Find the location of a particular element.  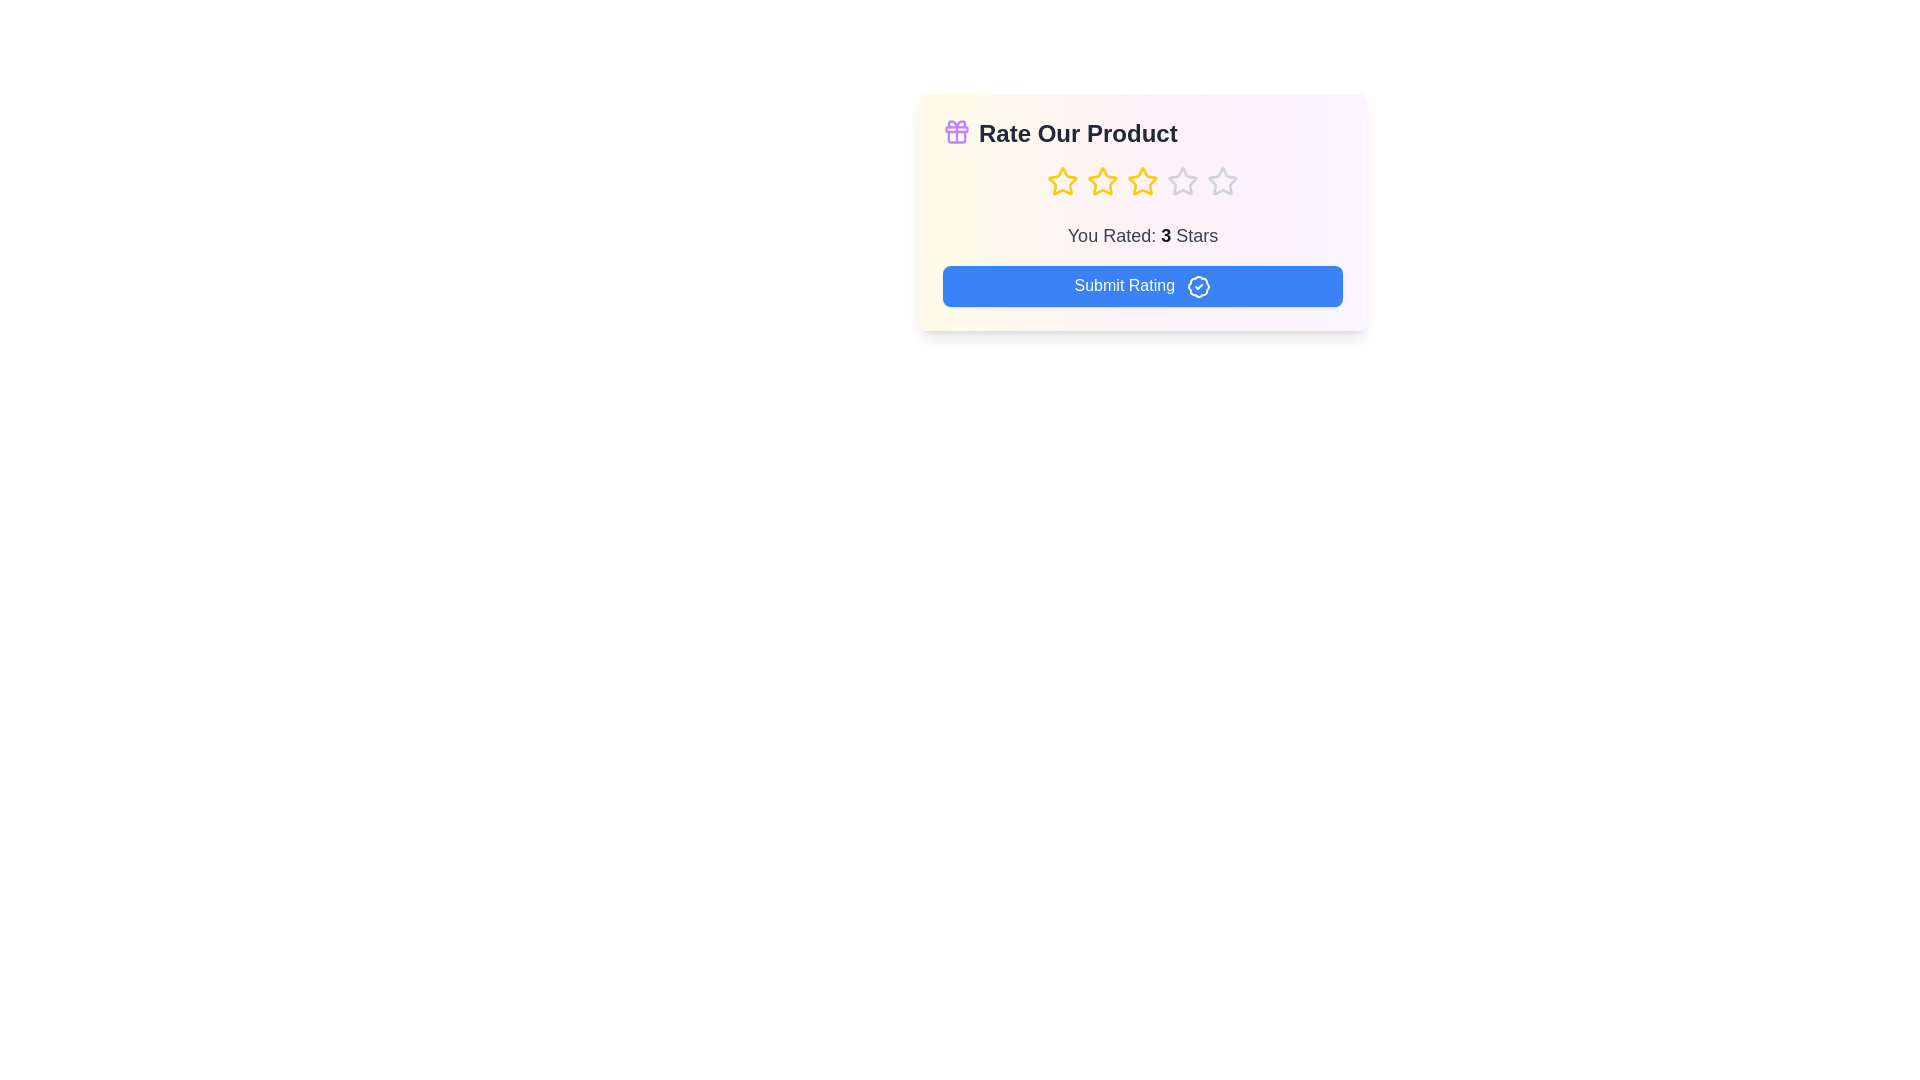

the star corresponding to the desired rating 2 is located at coordinates (1102, 181).